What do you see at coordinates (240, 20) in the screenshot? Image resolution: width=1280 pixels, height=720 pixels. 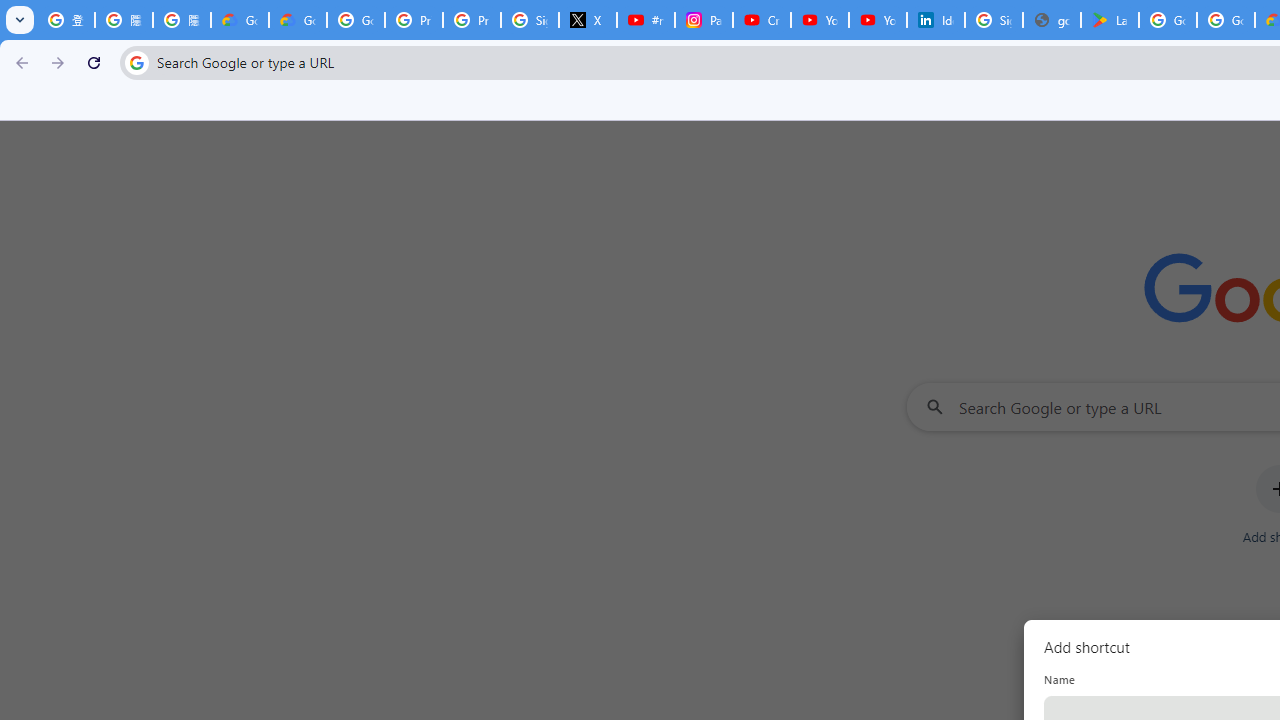 I see `'Google Cloud Privacy Notice'` at bounding box center [240, 20].